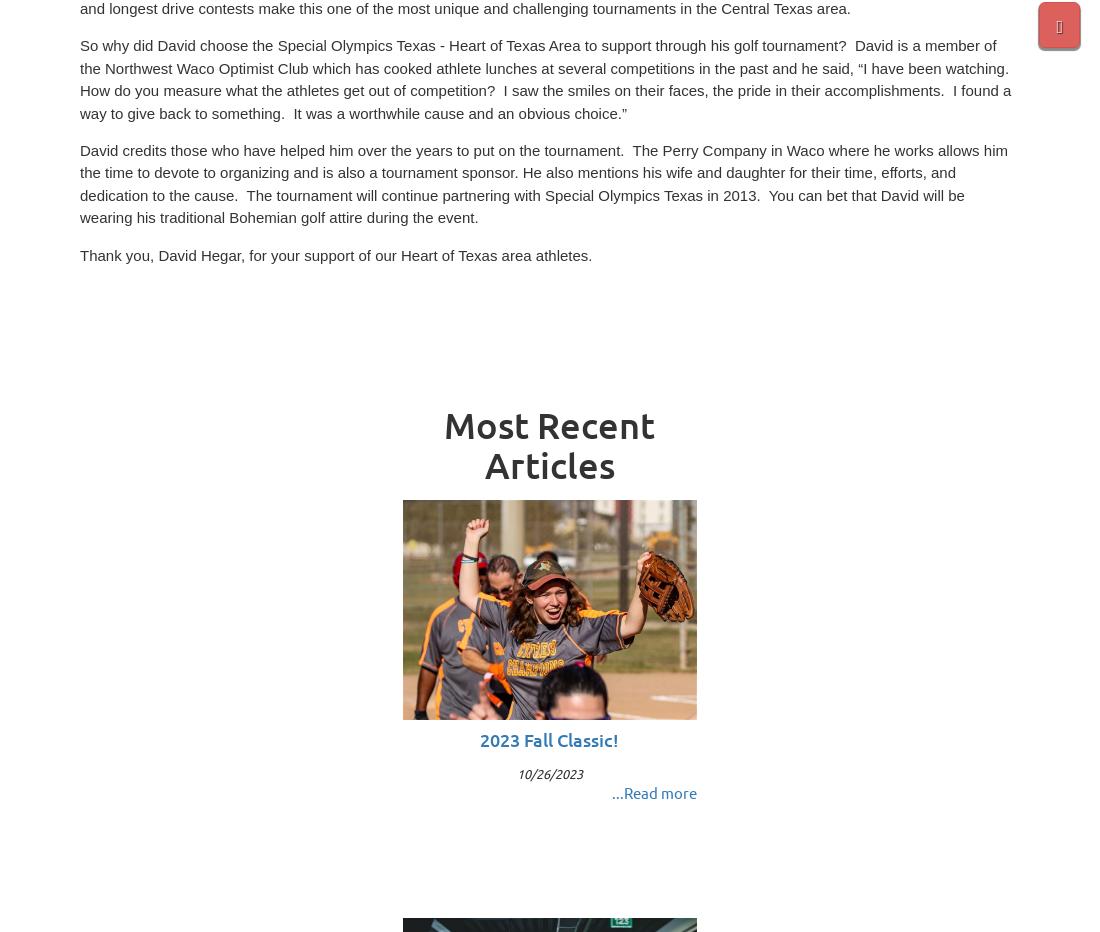 Image resolution: width=1100 pixels, height=932 pixels. Describe the element at coordinates (549, 444) in the screenshot. I see `'Most Recent Articles'` at that location.